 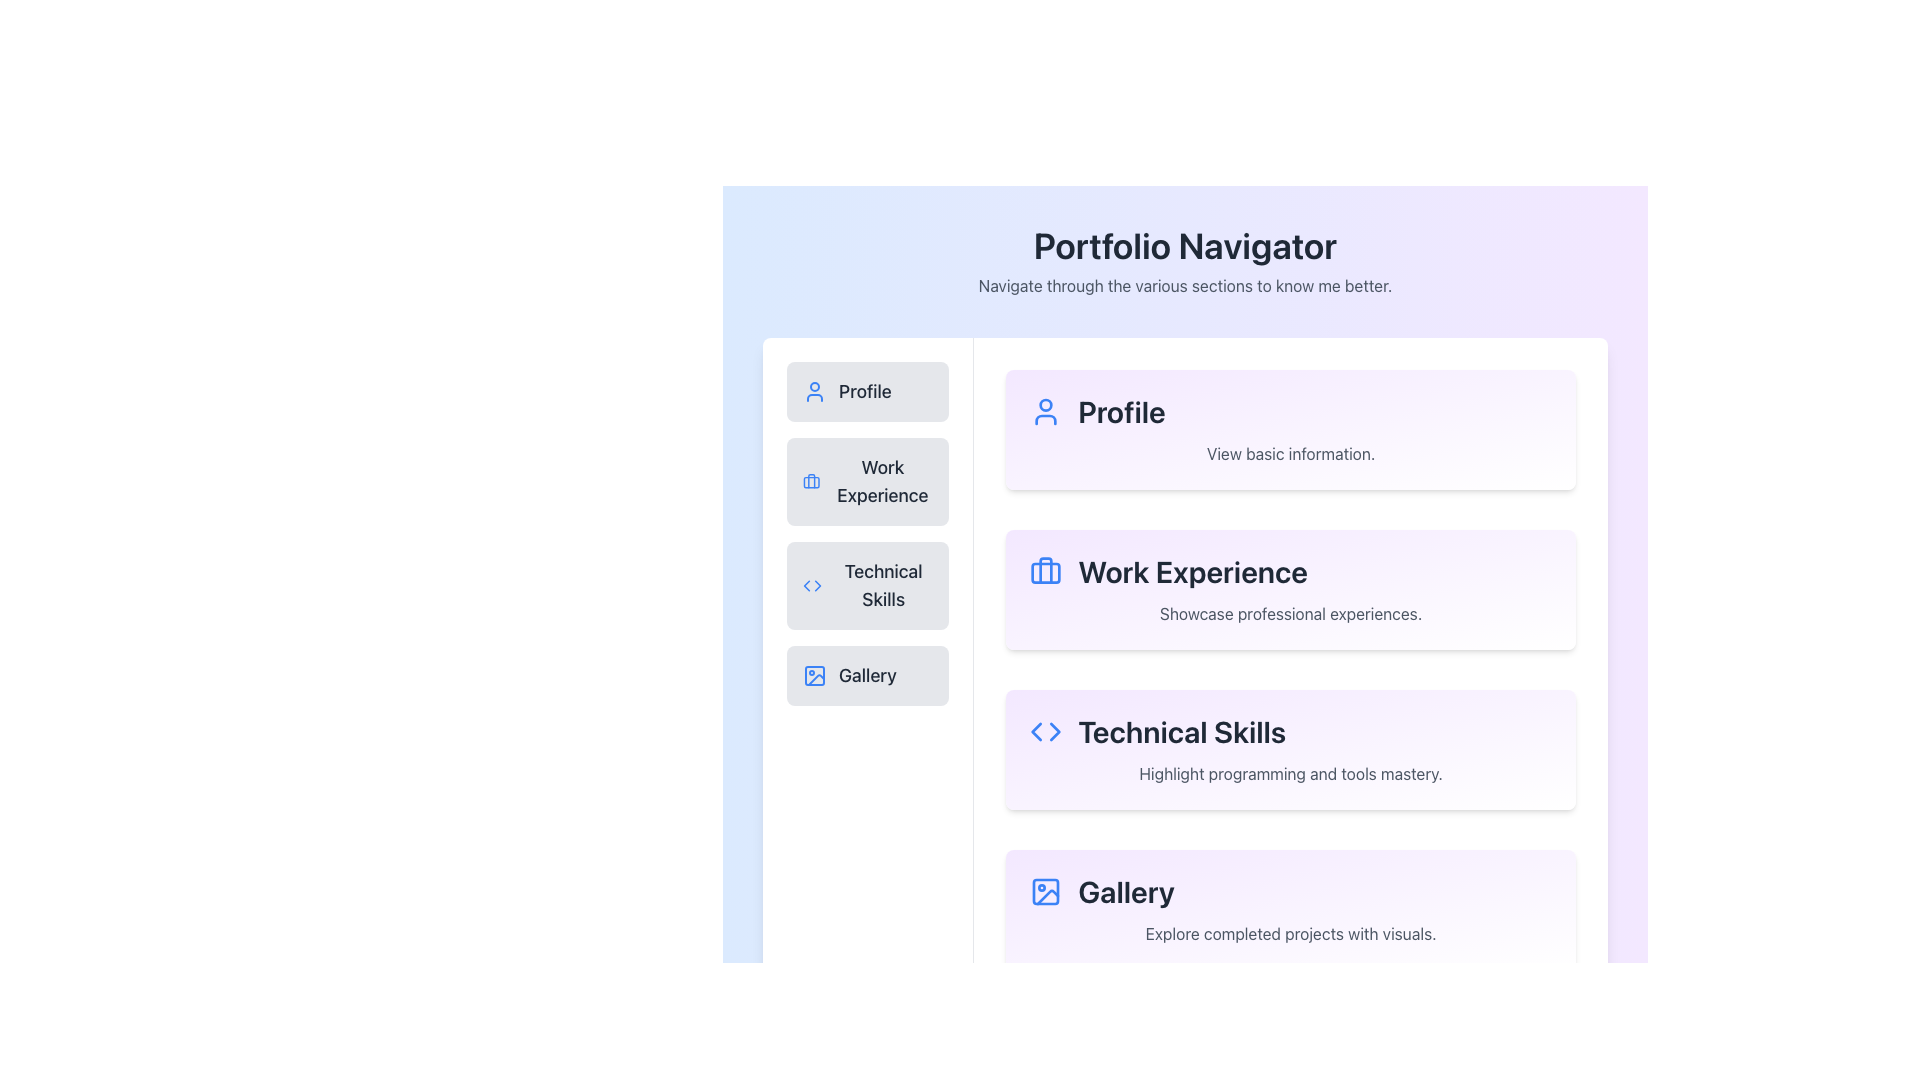 What do you see at coordinates (811, 482) in the screenshot?
I see `the Graphical Icon Component located in the left-side navigation bar, which has a blue color and is positioned under the 'Work Experience' icon` at bounding box center [811, 482].